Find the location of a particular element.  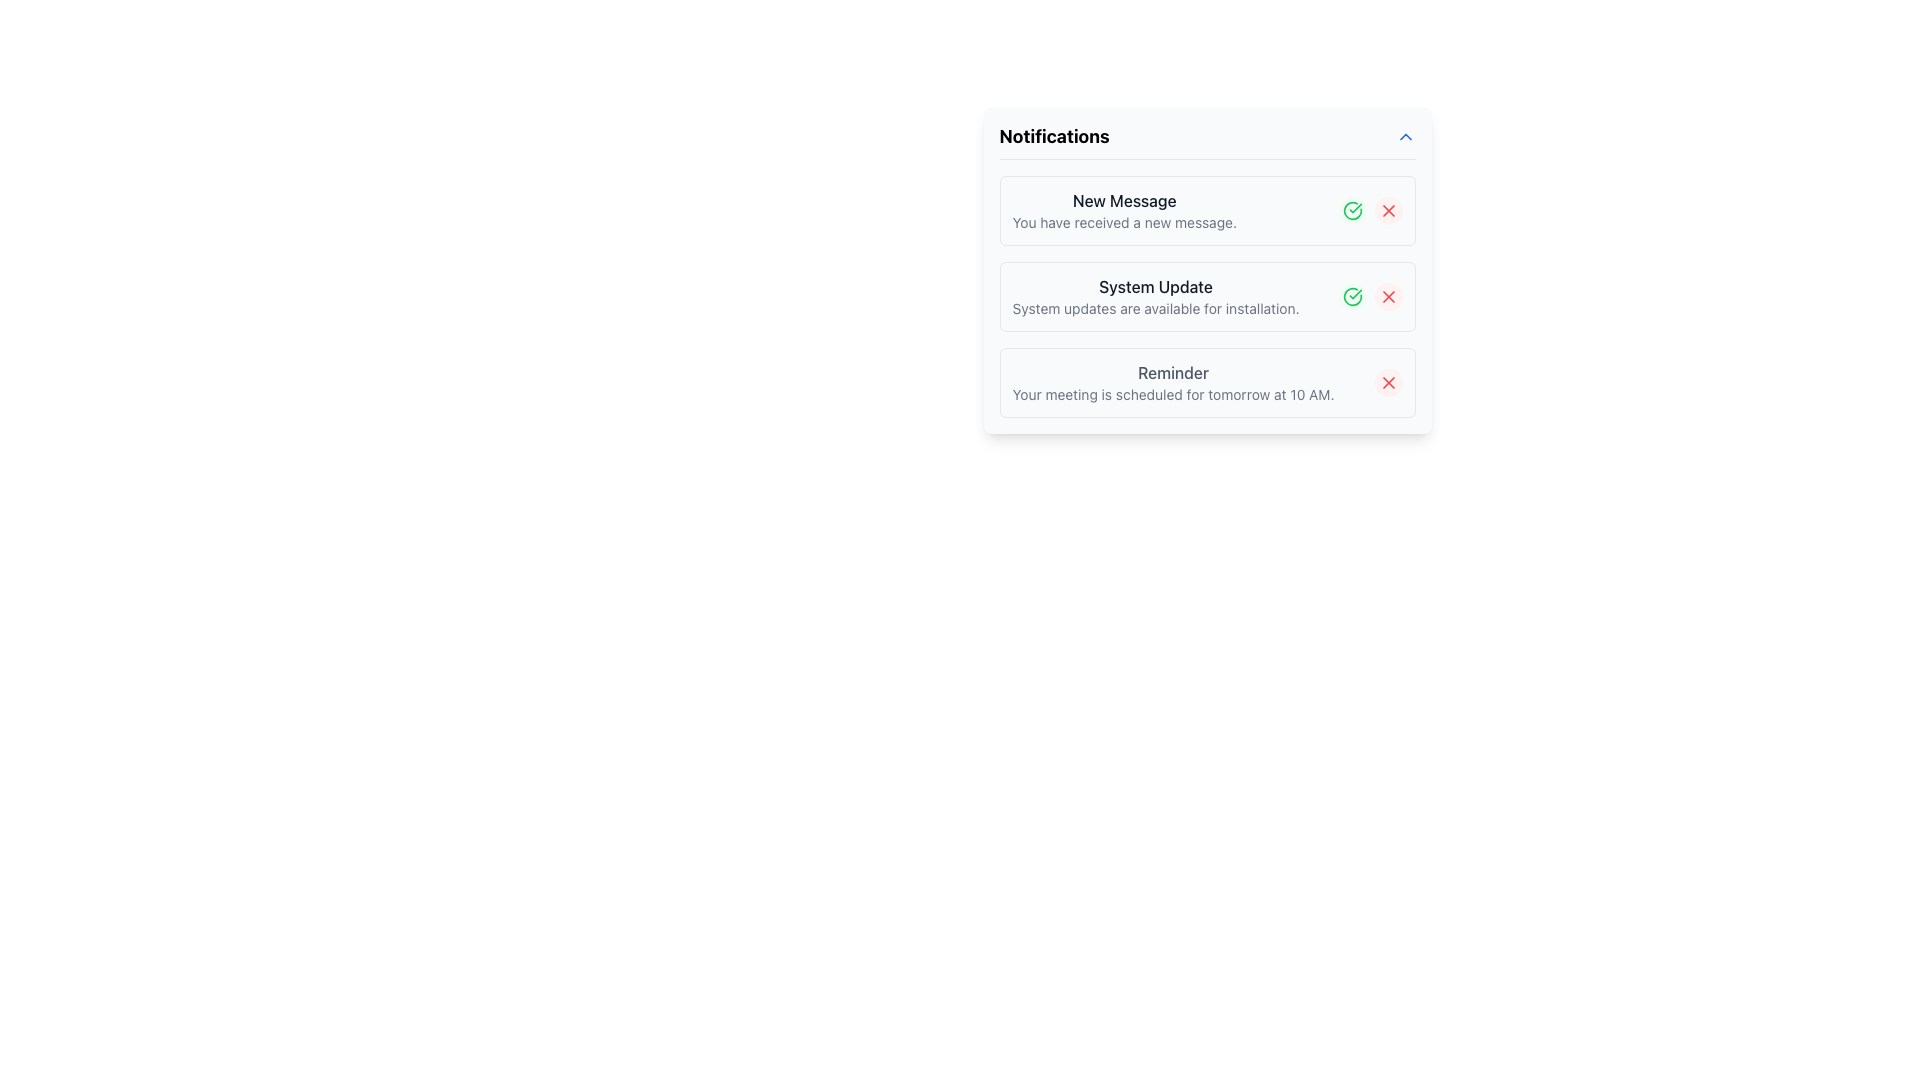

the small blue button with an upward-facing chevron icon located next to the 'Notifications' title in the header is located at coordinates (1404, 136).